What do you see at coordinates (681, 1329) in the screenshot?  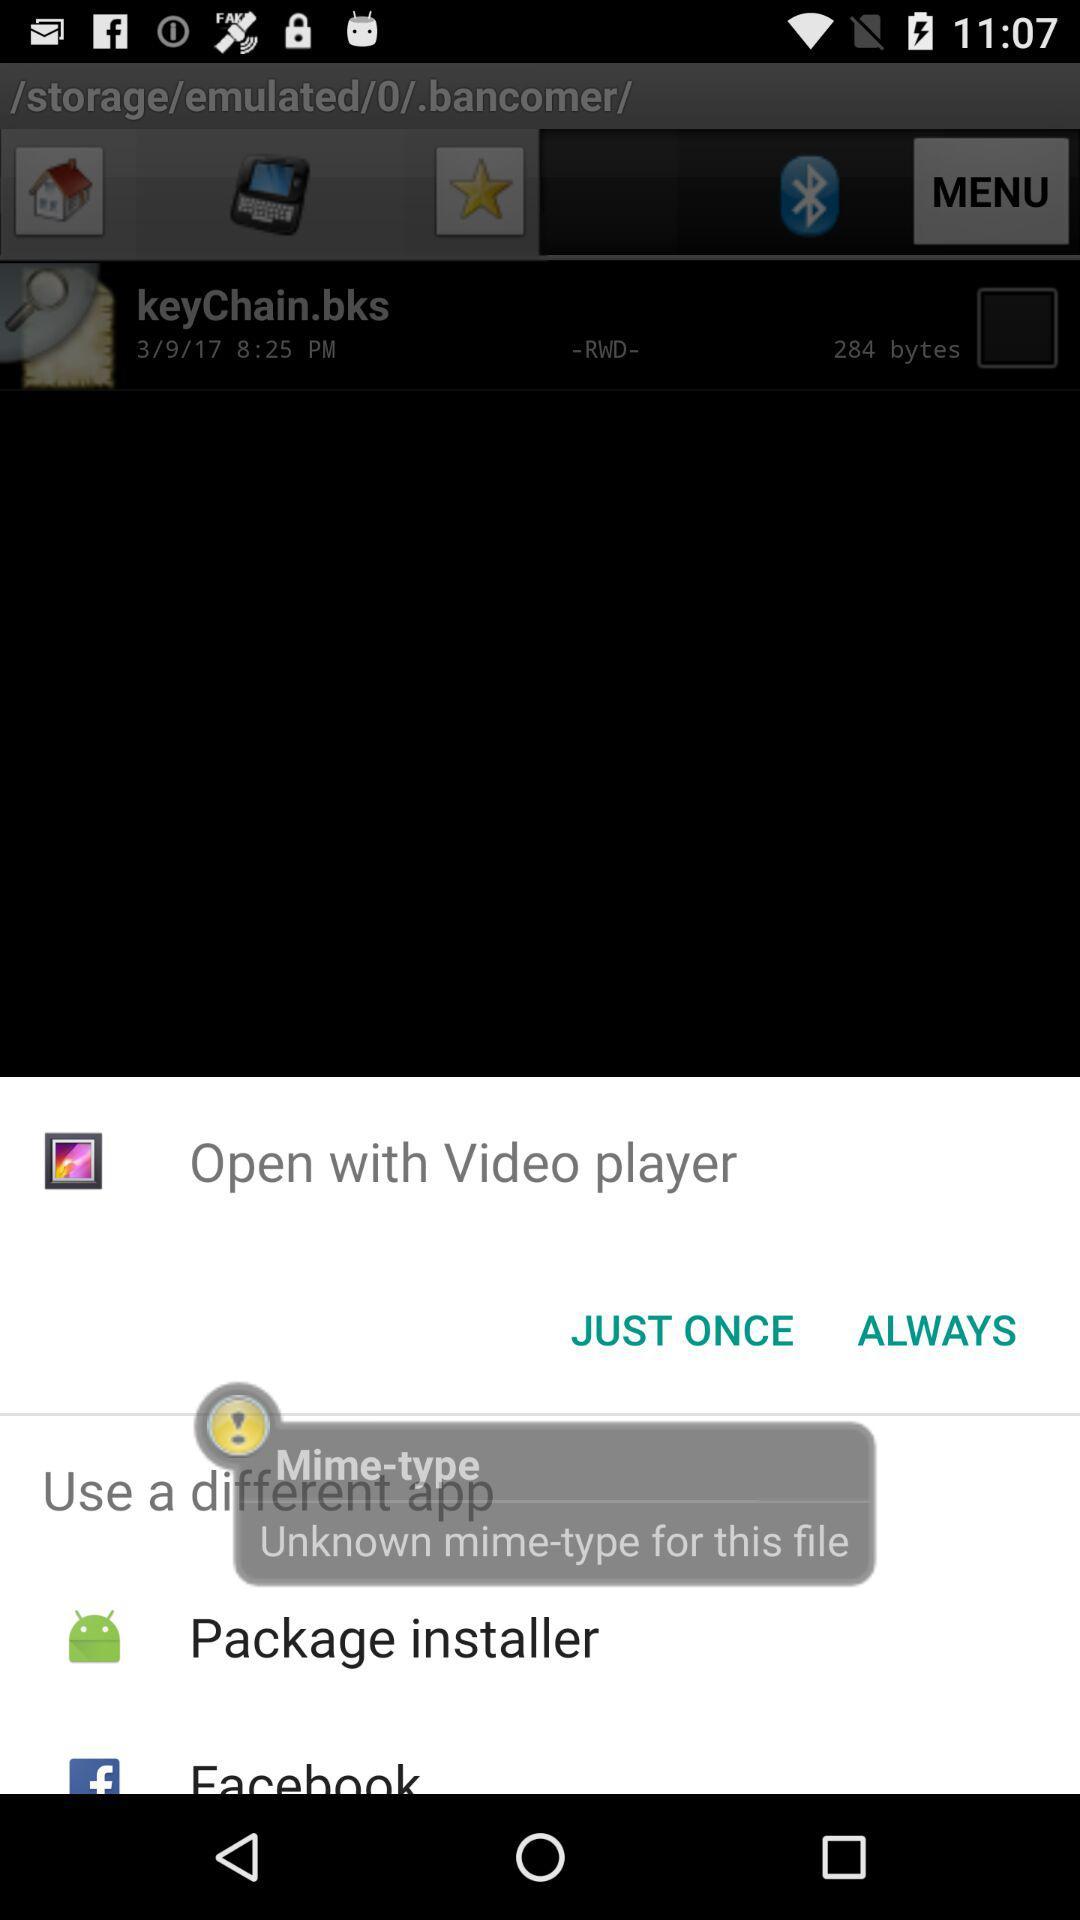 I see `just once` at bounding box center [681, 1329].